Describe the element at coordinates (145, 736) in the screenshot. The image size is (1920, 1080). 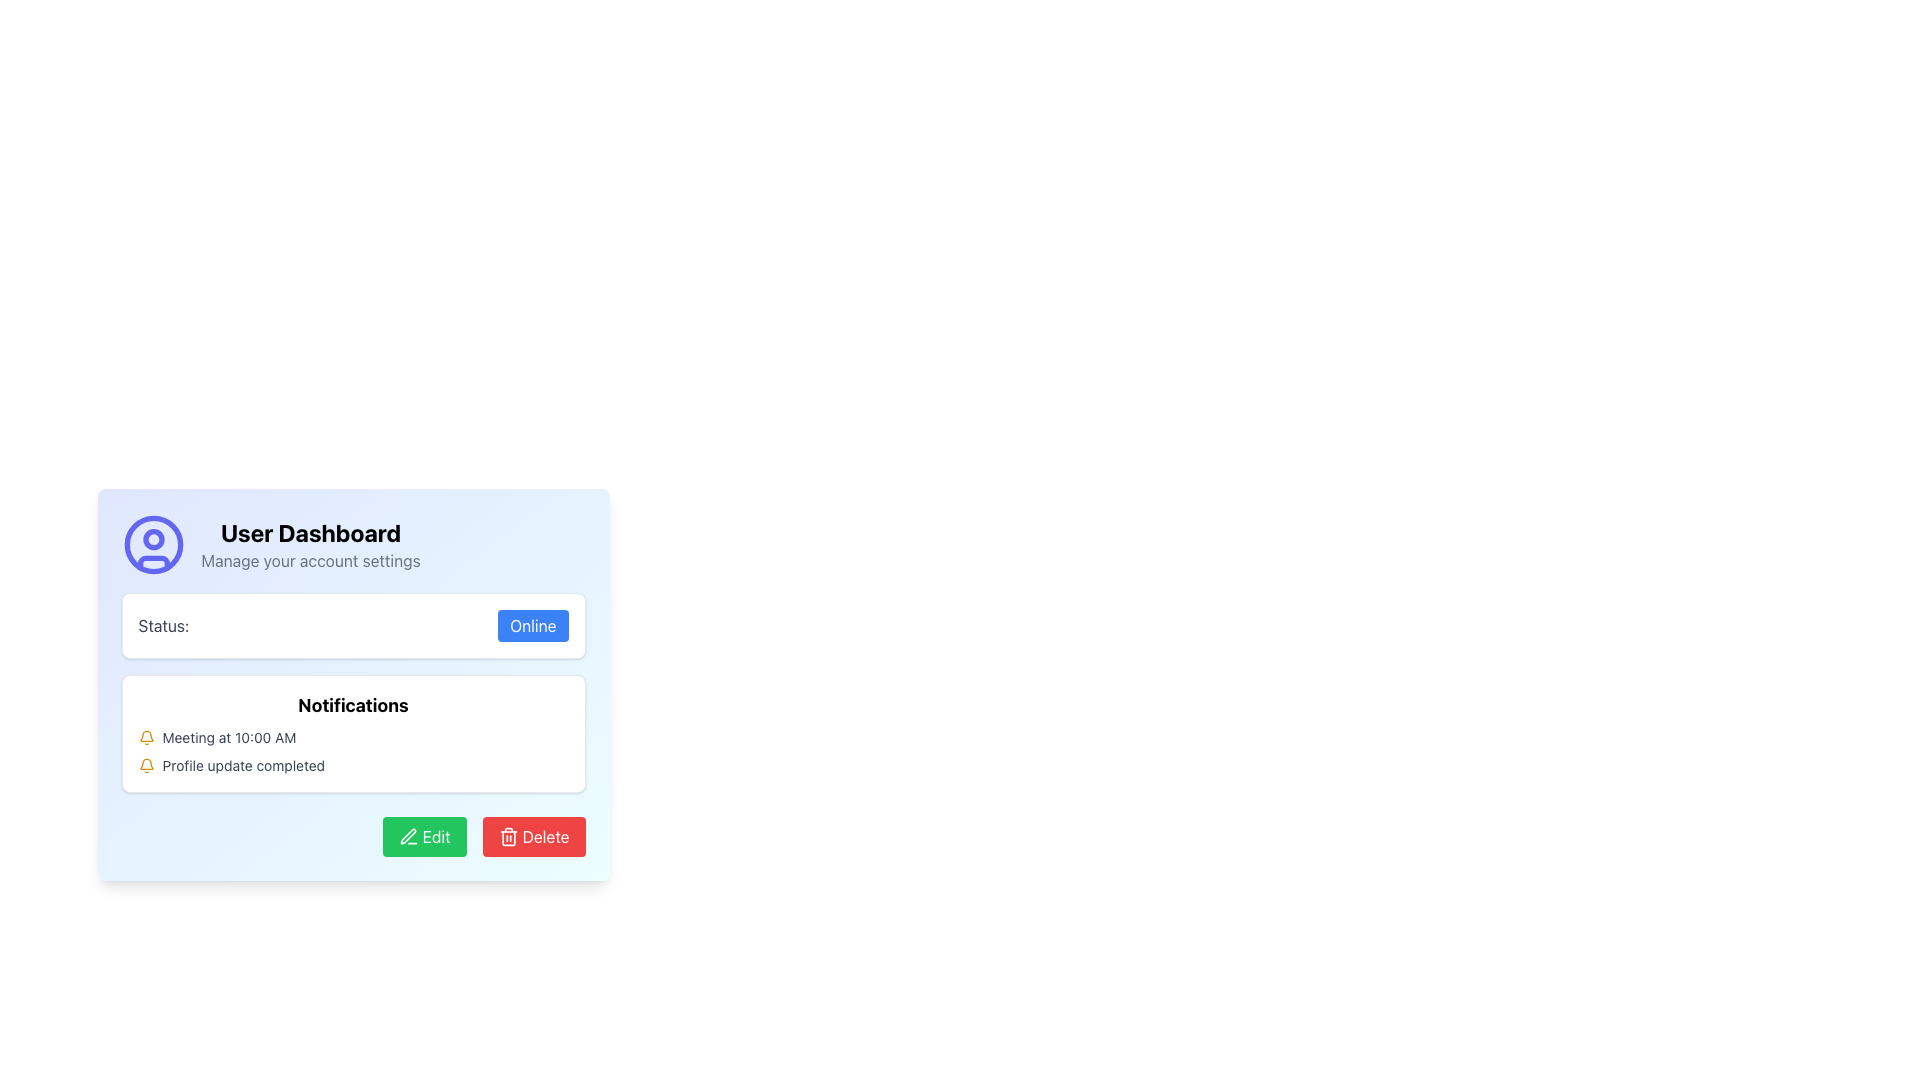
I see `the bell icon in the Notifications section that indicates a notification entry for 'Profile update completed'` at that location.